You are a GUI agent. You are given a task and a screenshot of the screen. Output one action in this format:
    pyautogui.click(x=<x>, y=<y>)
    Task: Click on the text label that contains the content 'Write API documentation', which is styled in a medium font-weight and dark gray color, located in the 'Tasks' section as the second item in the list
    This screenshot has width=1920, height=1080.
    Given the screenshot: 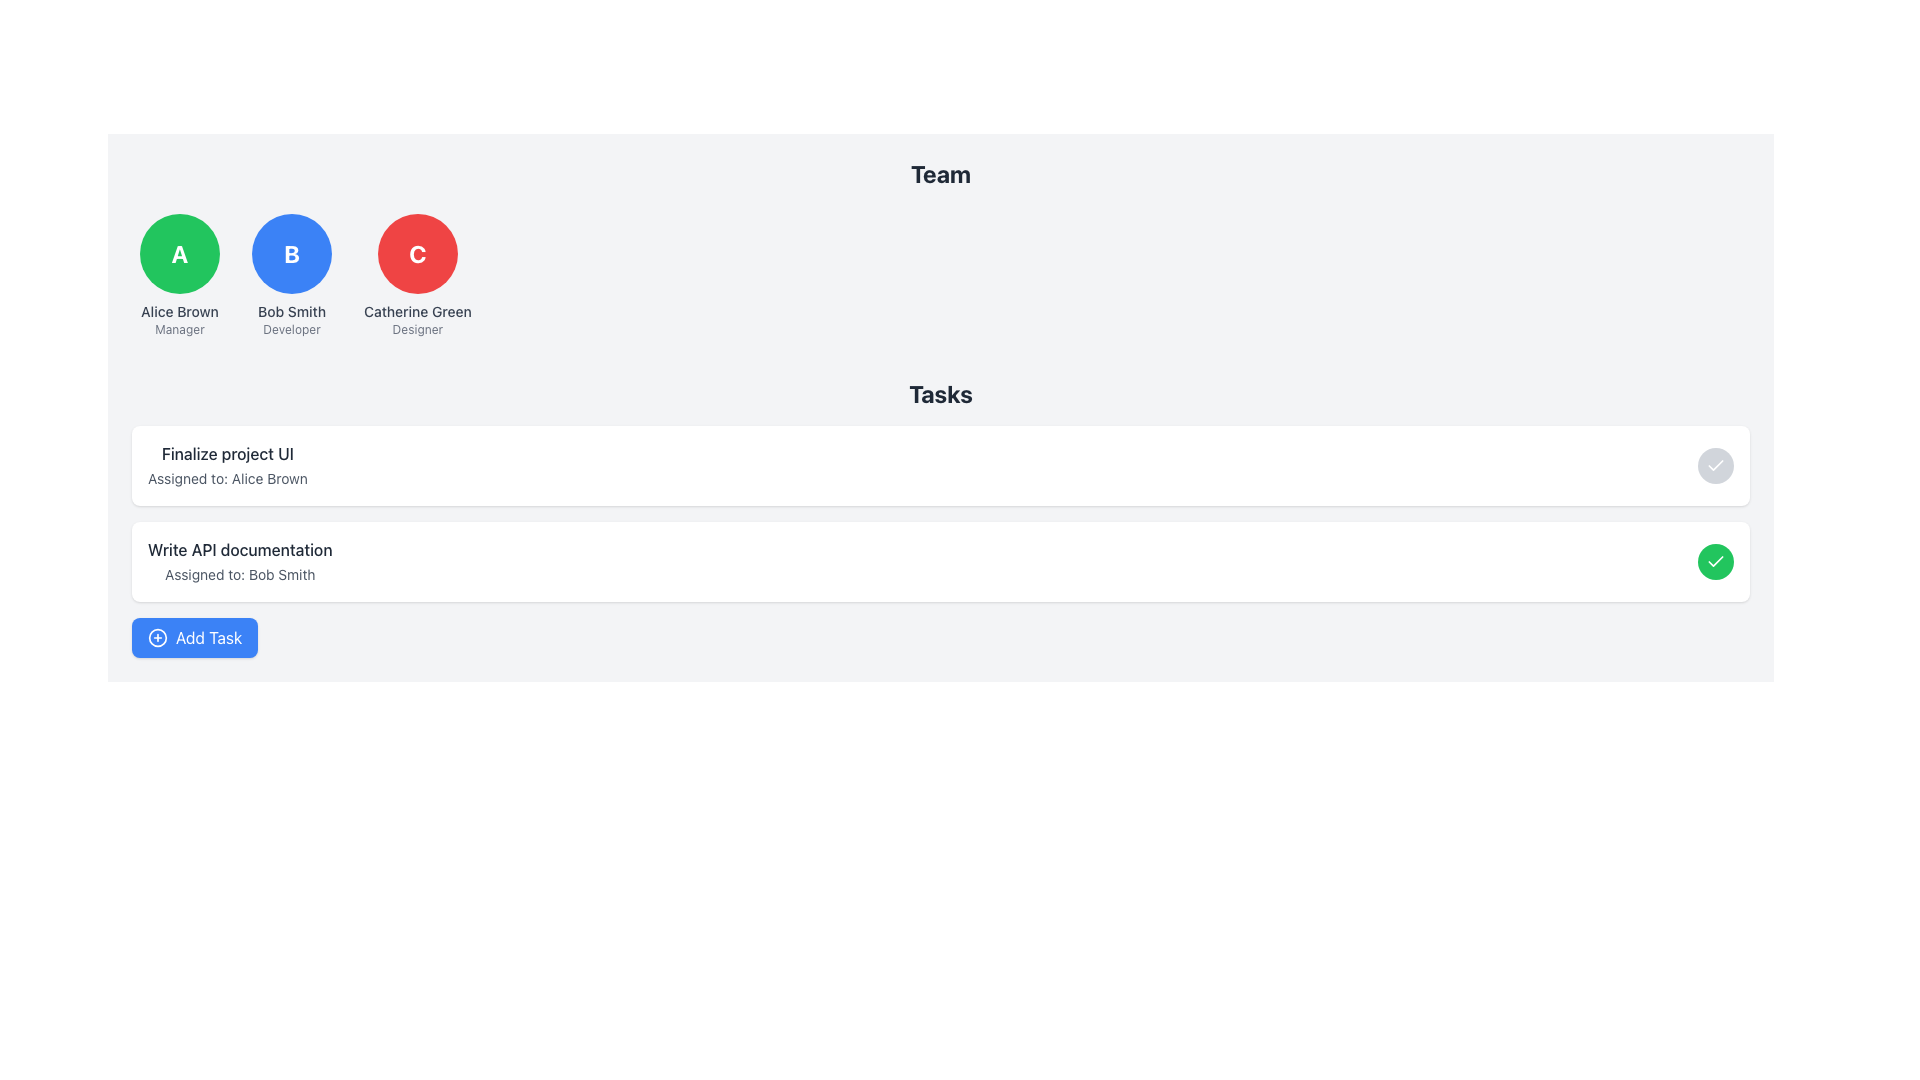 What is the action you would take?
    pyautogui.click(x=240, y=550)
    